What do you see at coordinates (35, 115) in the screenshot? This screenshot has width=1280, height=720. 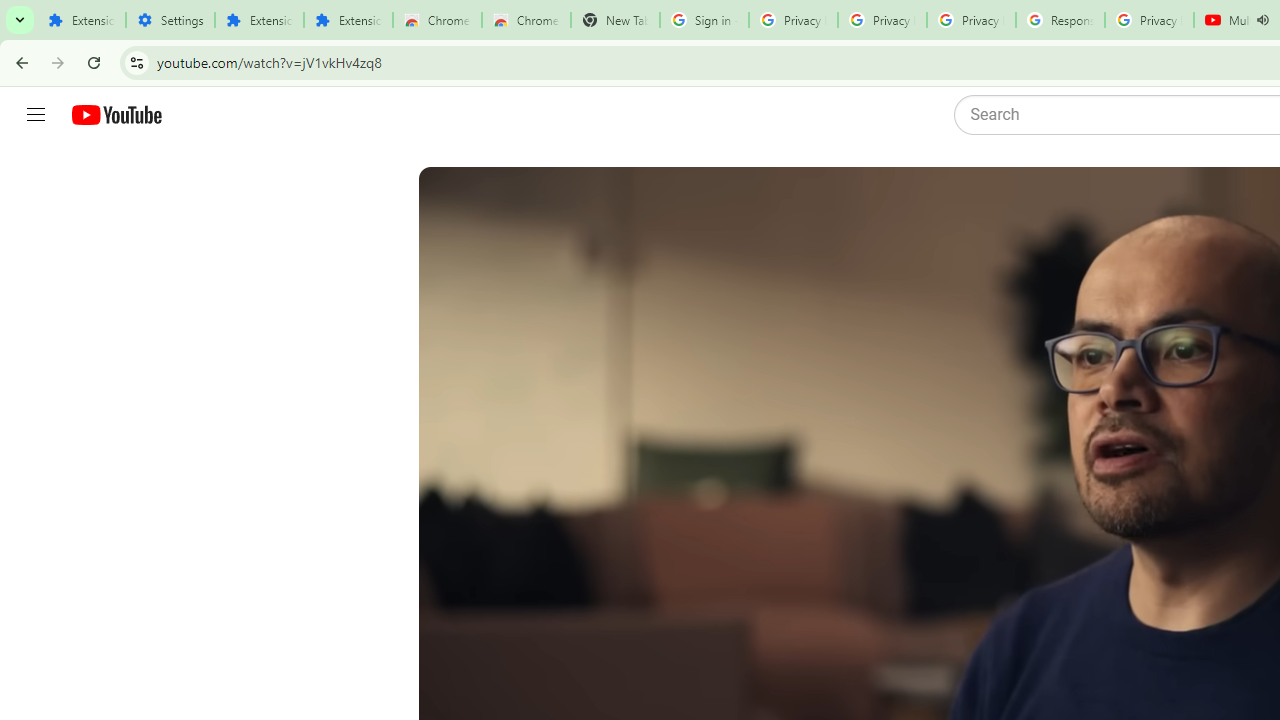 I see `'Guide'` at bounding box center [35, 115].